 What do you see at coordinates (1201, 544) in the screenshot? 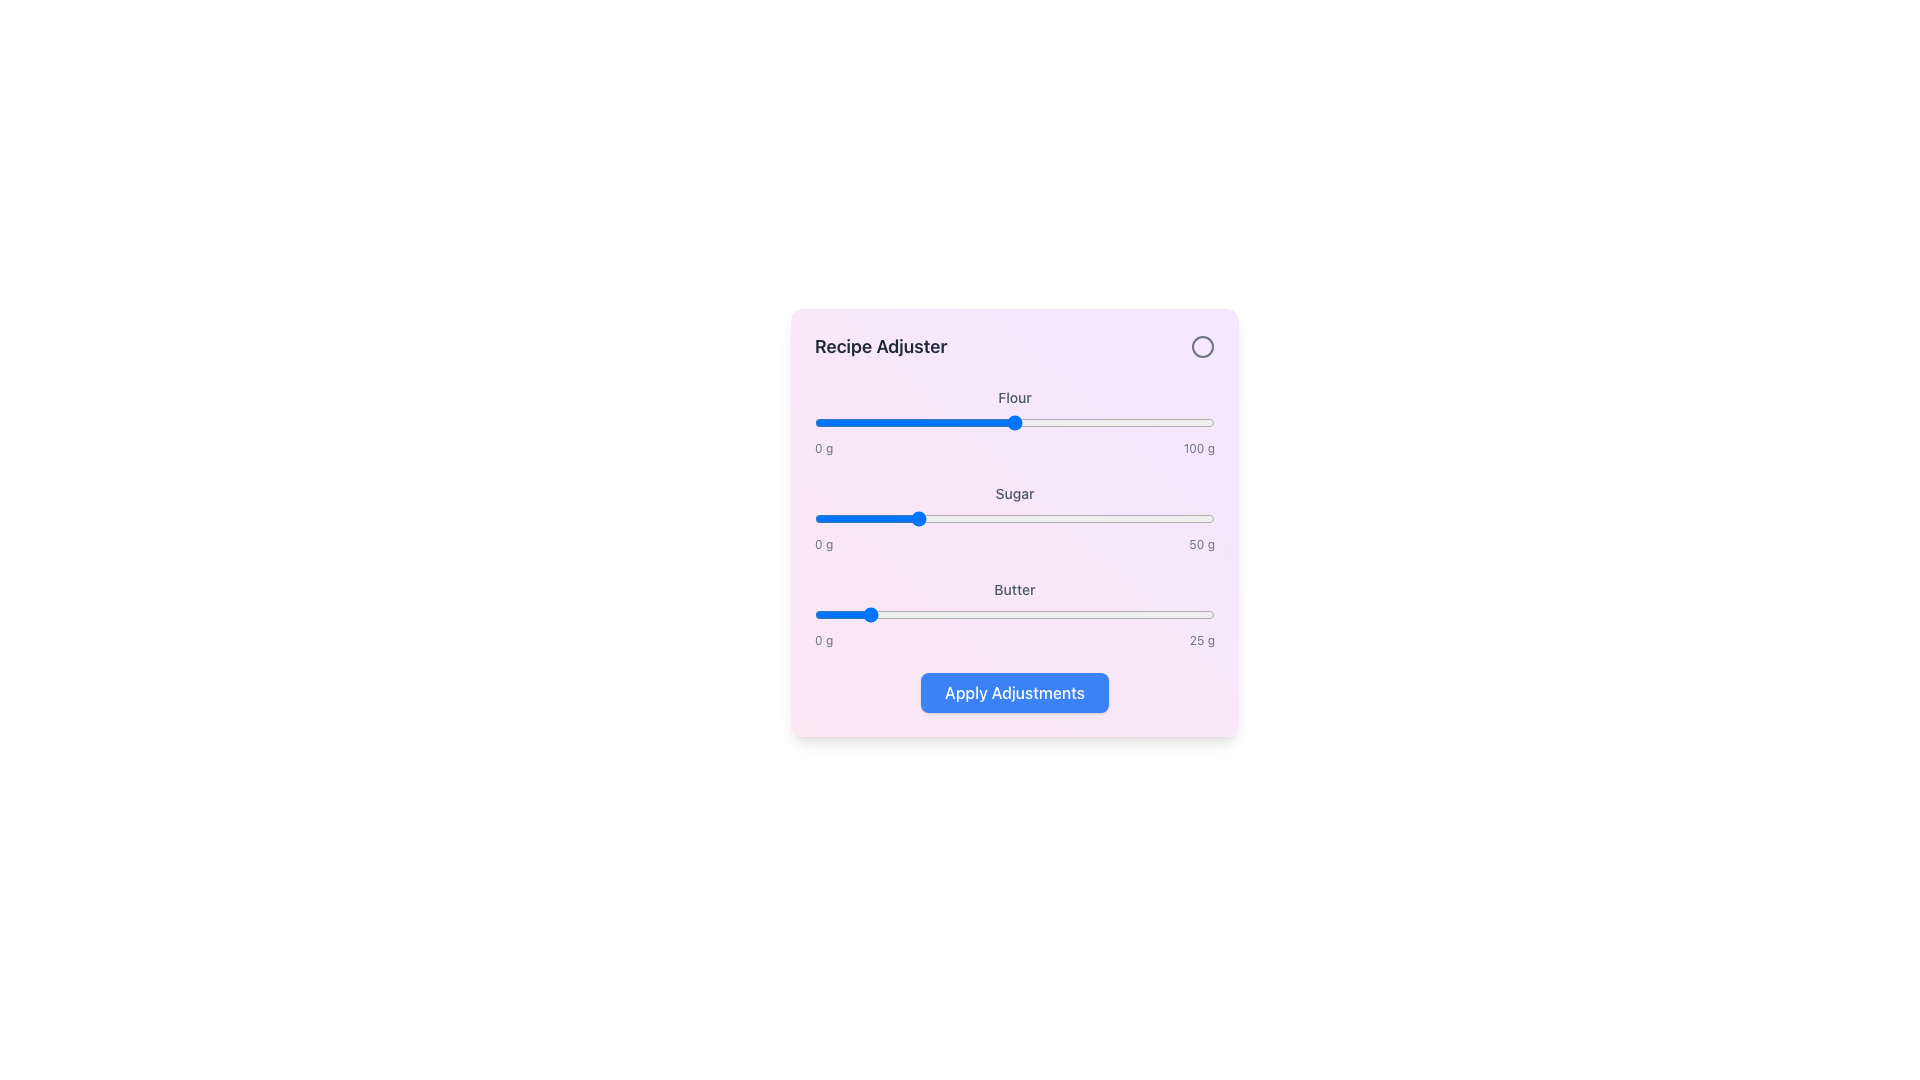
I see `static text label displaying '50 g' located on the right side of the 'Sugar' slider, adjacent to the '0 g' label` at bounding box center [1201, 544].